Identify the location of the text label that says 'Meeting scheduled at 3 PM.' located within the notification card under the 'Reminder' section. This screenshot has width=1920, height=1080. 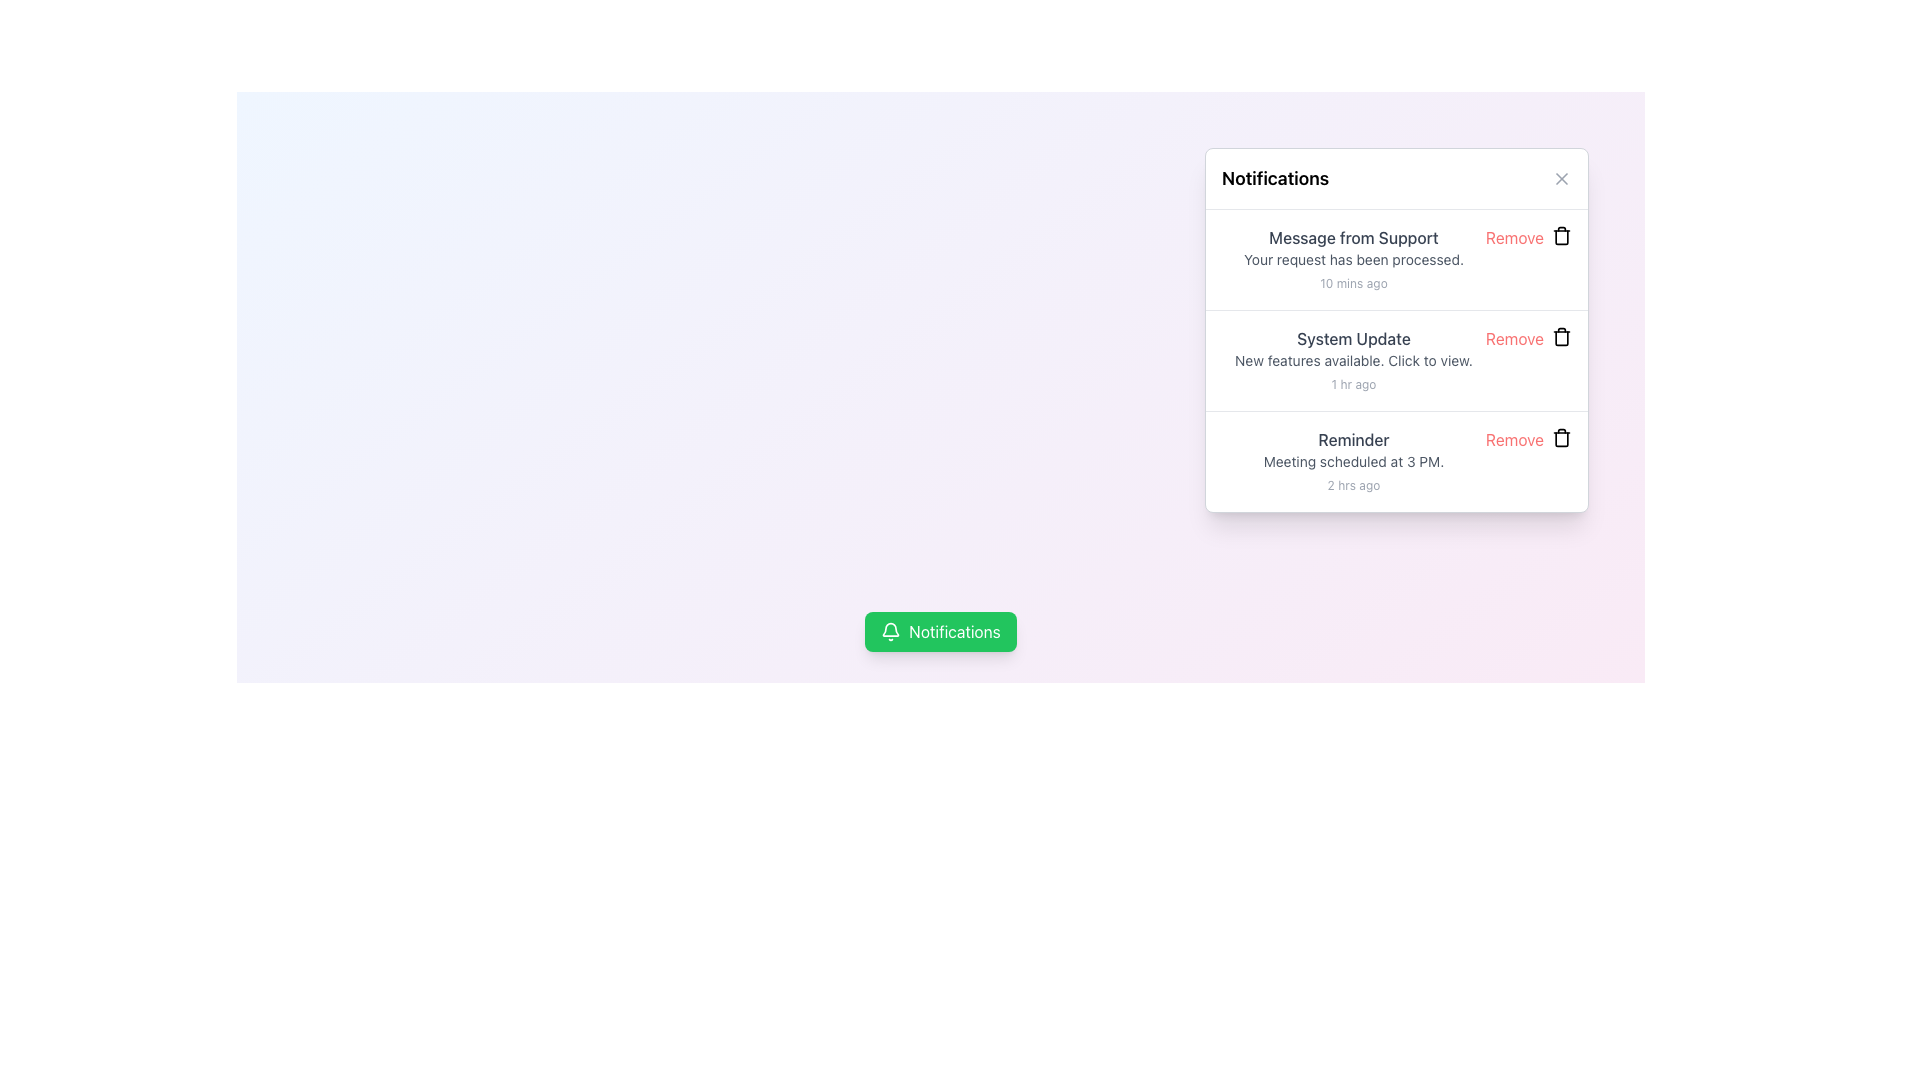
(1353, 462).